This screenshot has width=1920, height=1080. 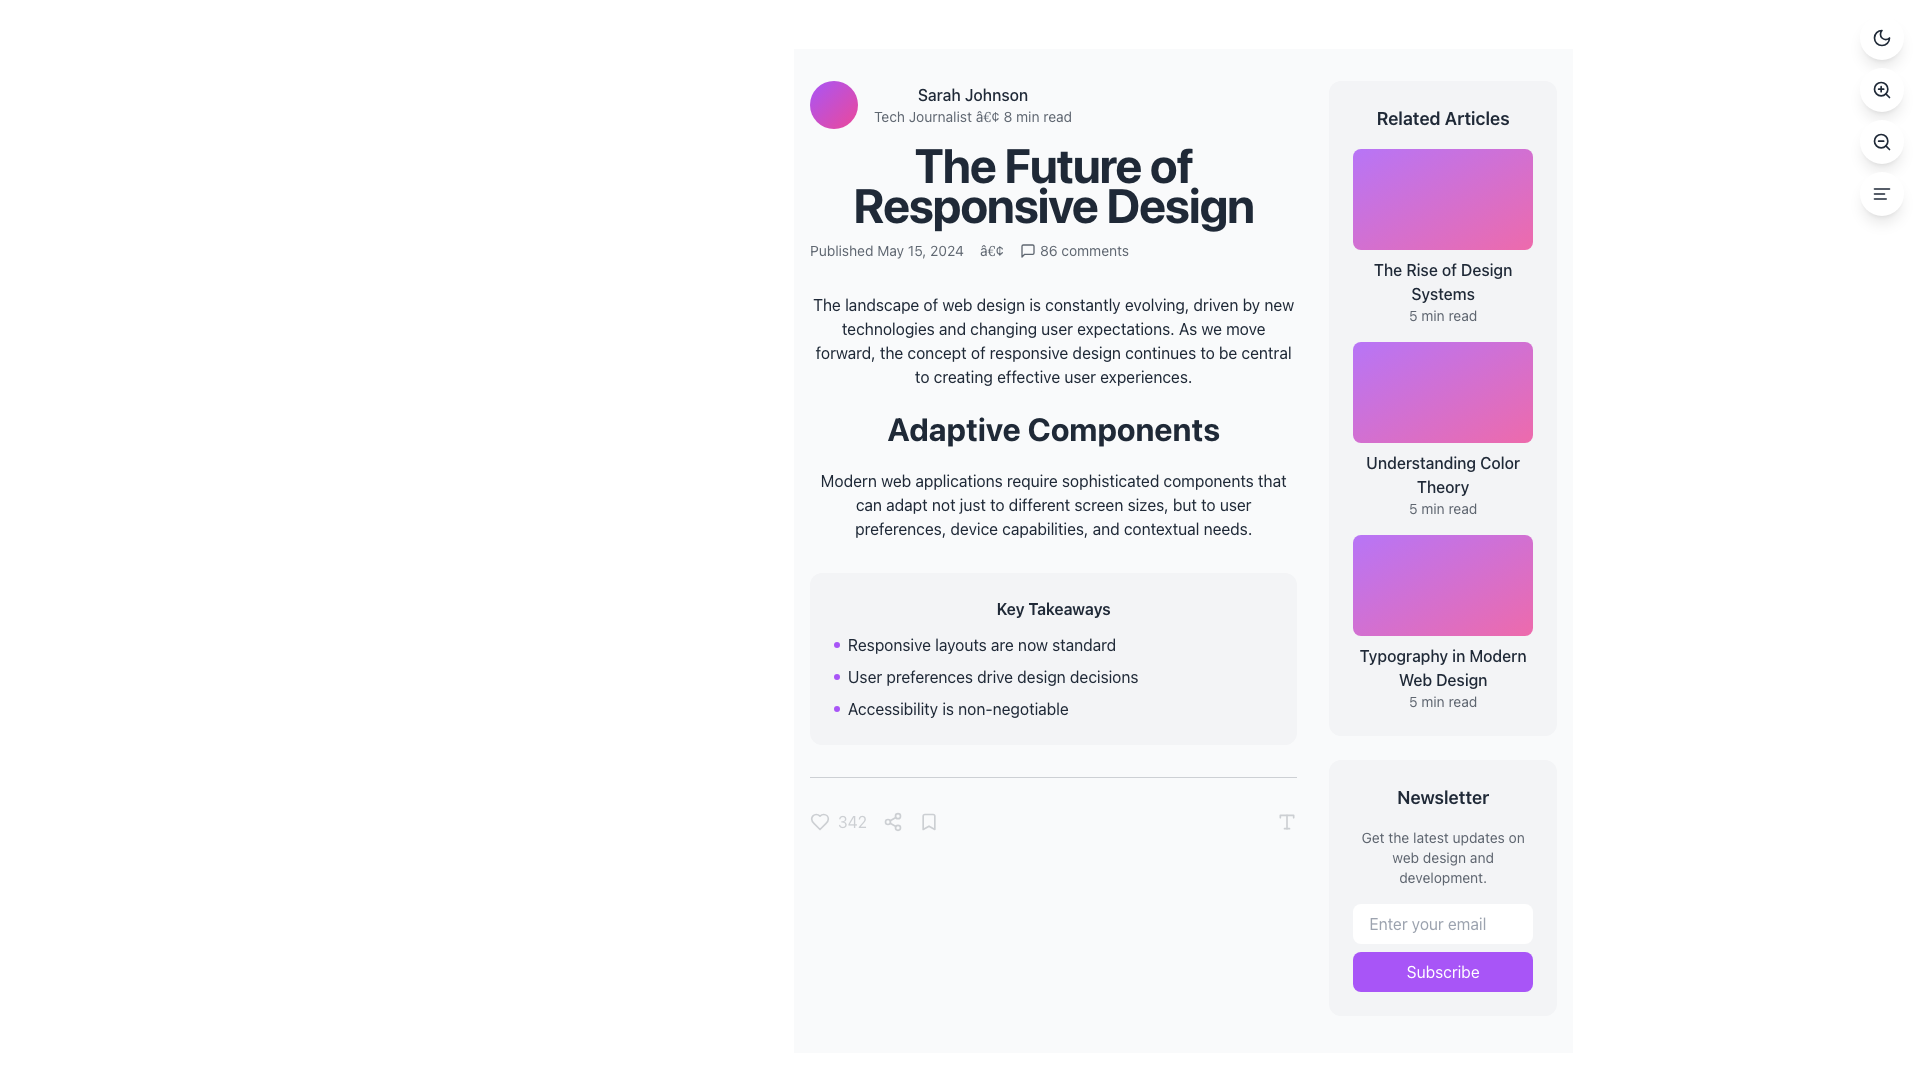 I want to click on the bookmark icon, which is styled with a minimalistic gray outline and is the third icon in a row of interactive elements beneath the main content, so click(x=928, y=821).